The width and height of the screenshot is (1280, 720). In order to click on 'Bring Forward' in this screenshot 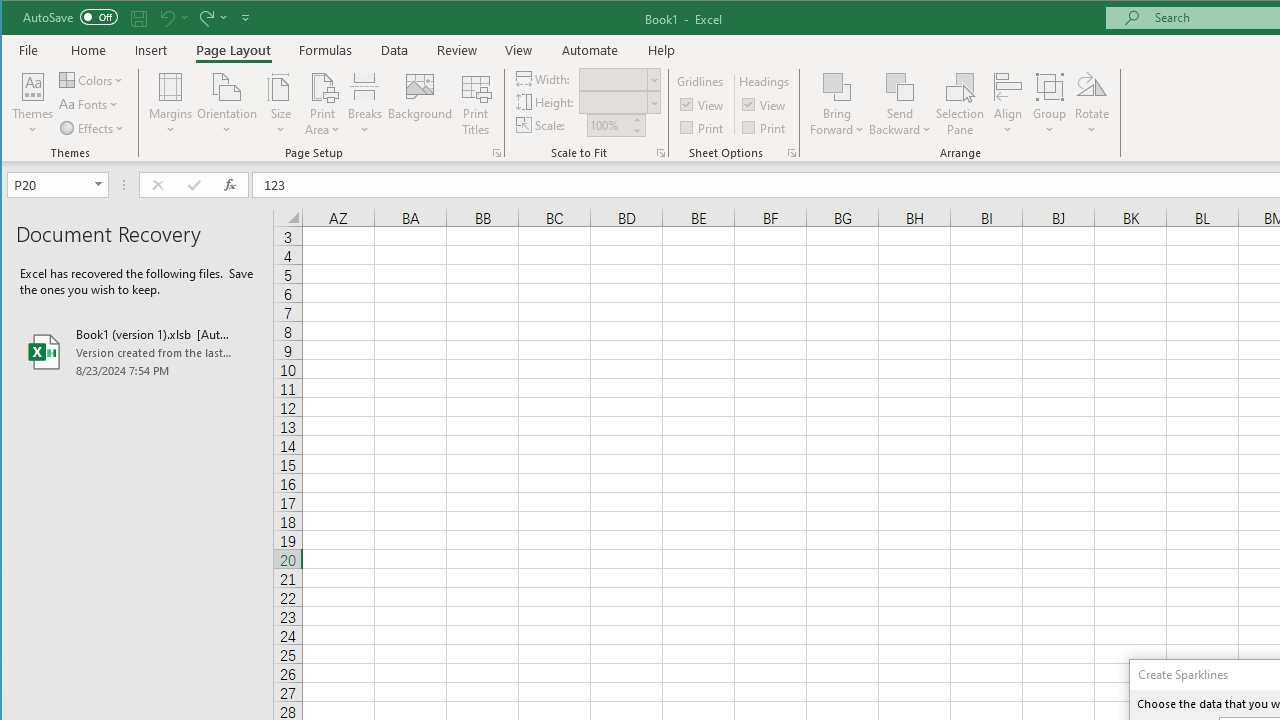, I will do `click(837, 85)`.